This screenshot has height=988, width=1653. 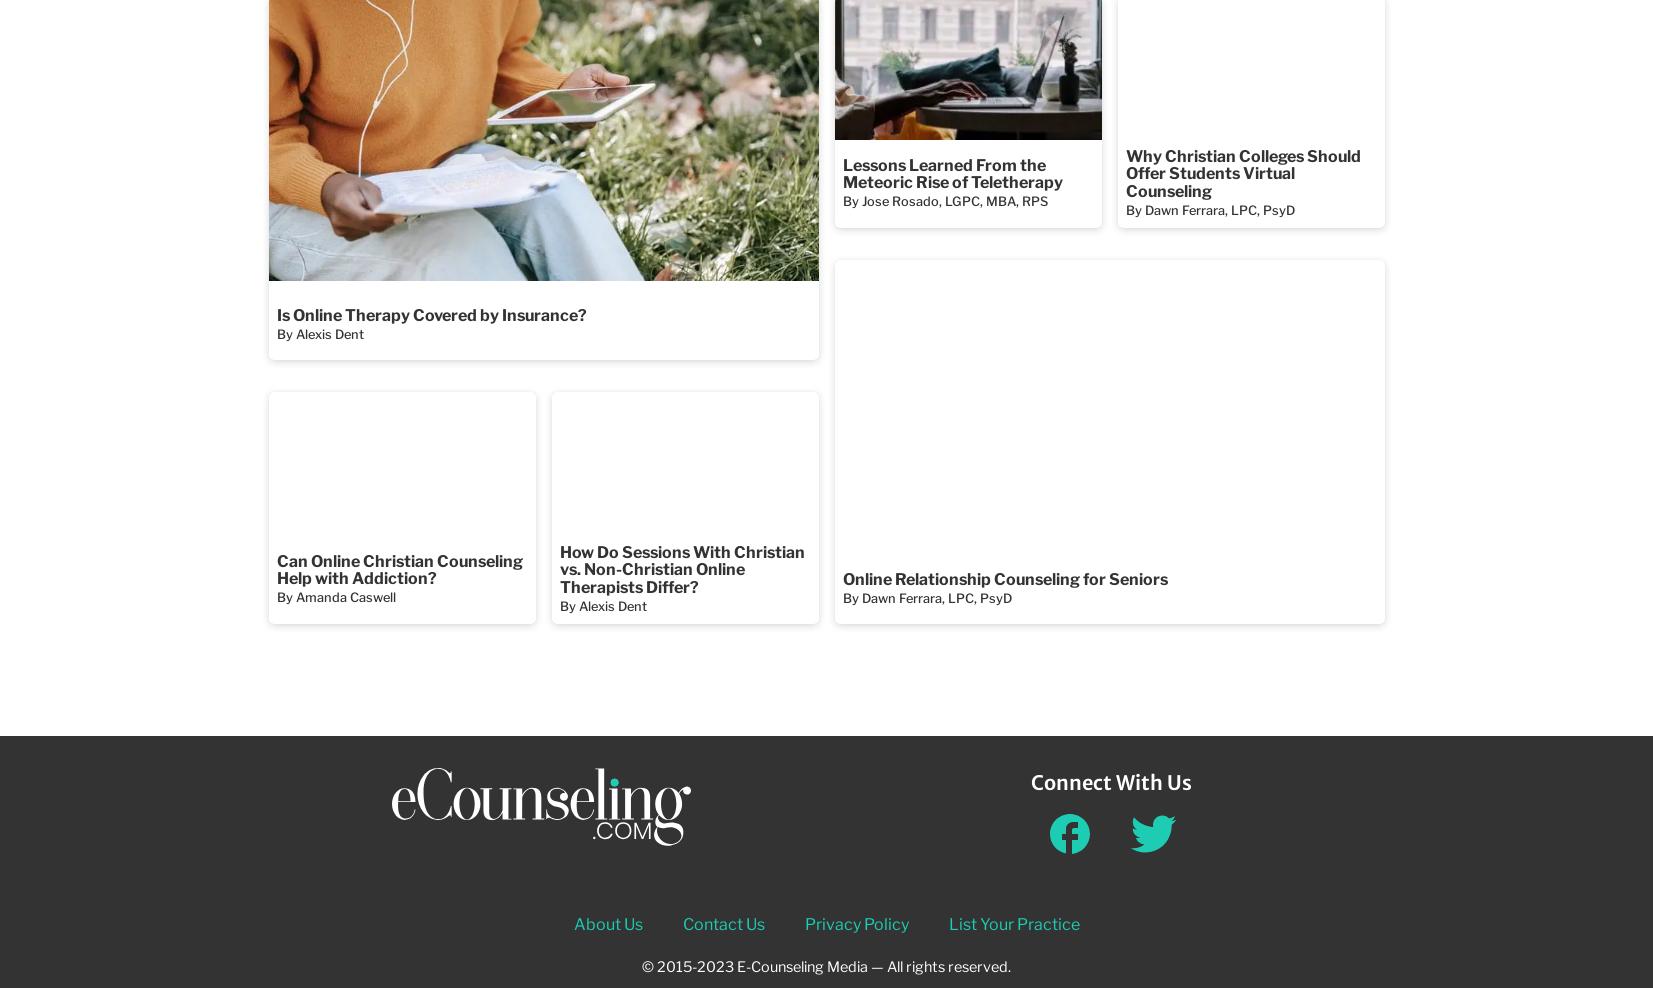 I want to click on 'By Amanda Caswell', so click(x=334, y=596).